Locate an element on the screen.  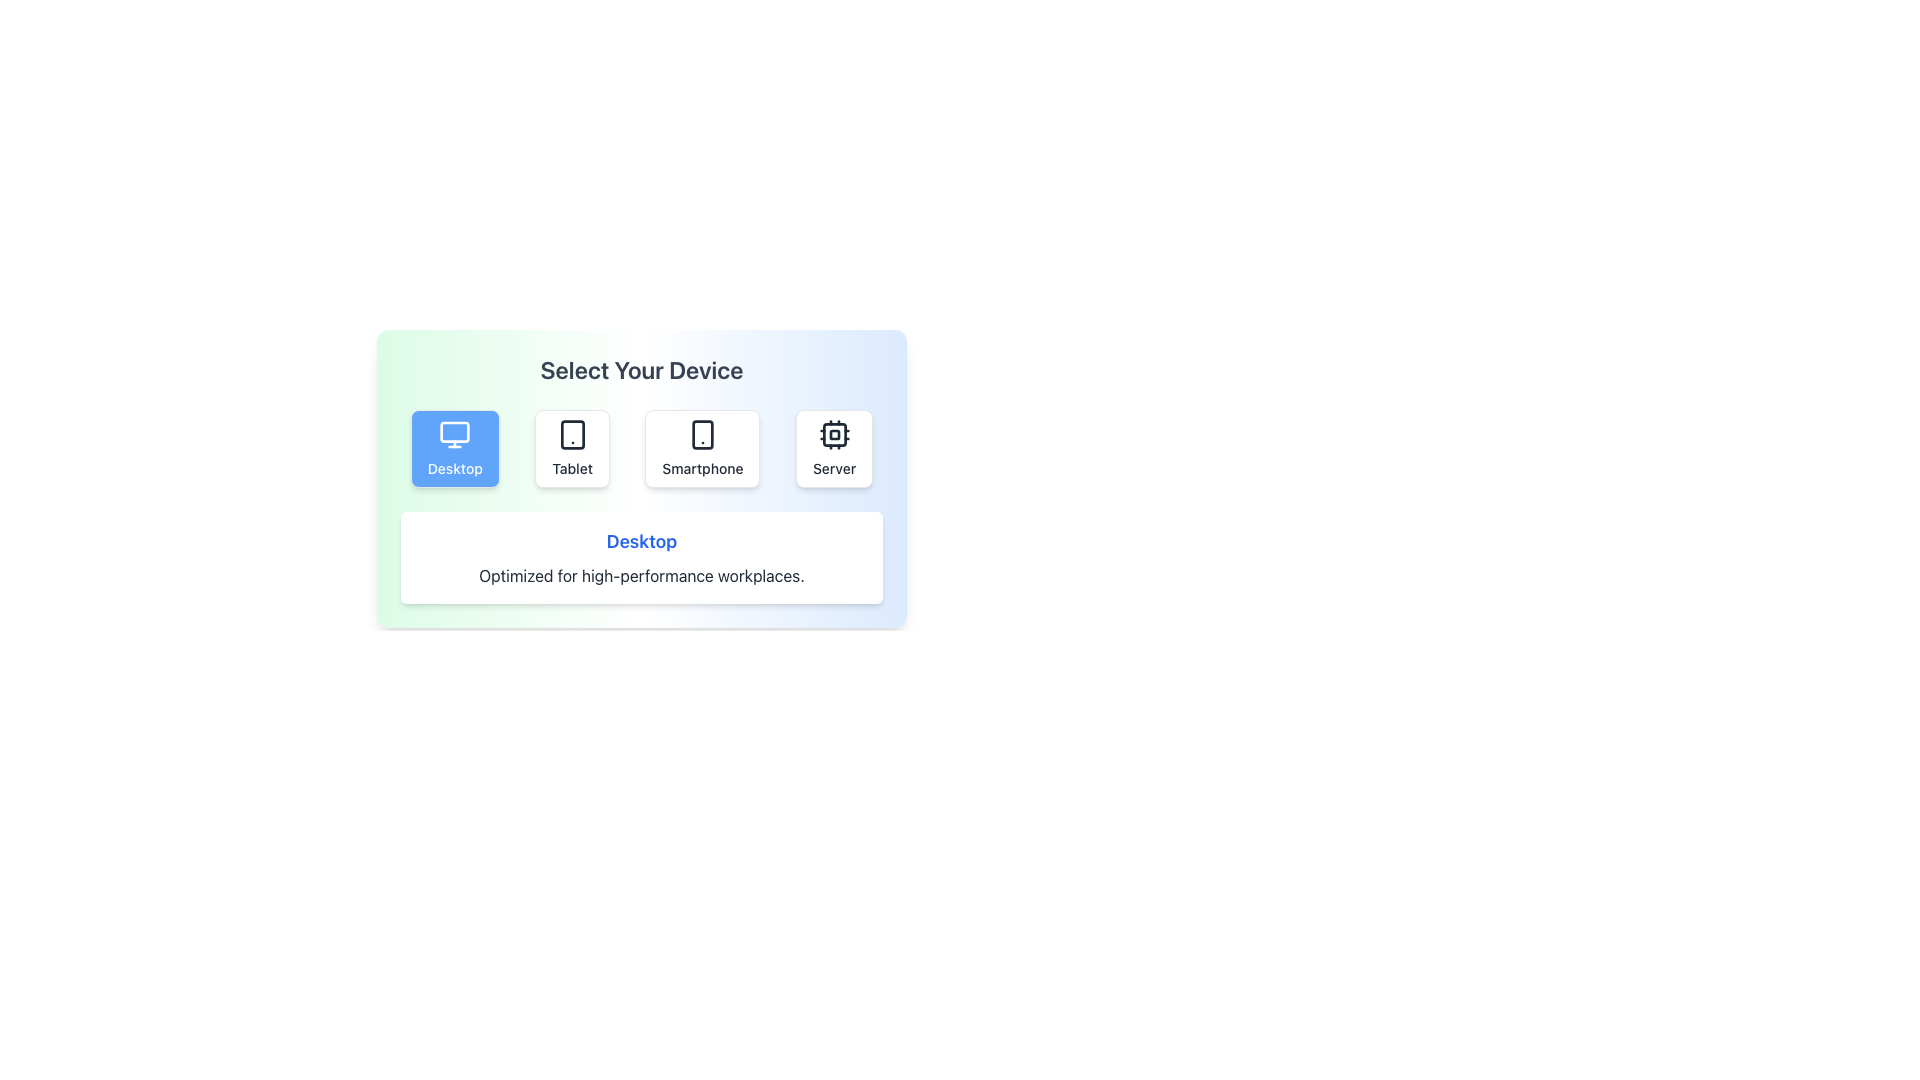
the outermost square of the CPU-like icon in the 'Select Your Device' interface, which visually enhances the 'Server' selection option is located at coordinates (834, 434).